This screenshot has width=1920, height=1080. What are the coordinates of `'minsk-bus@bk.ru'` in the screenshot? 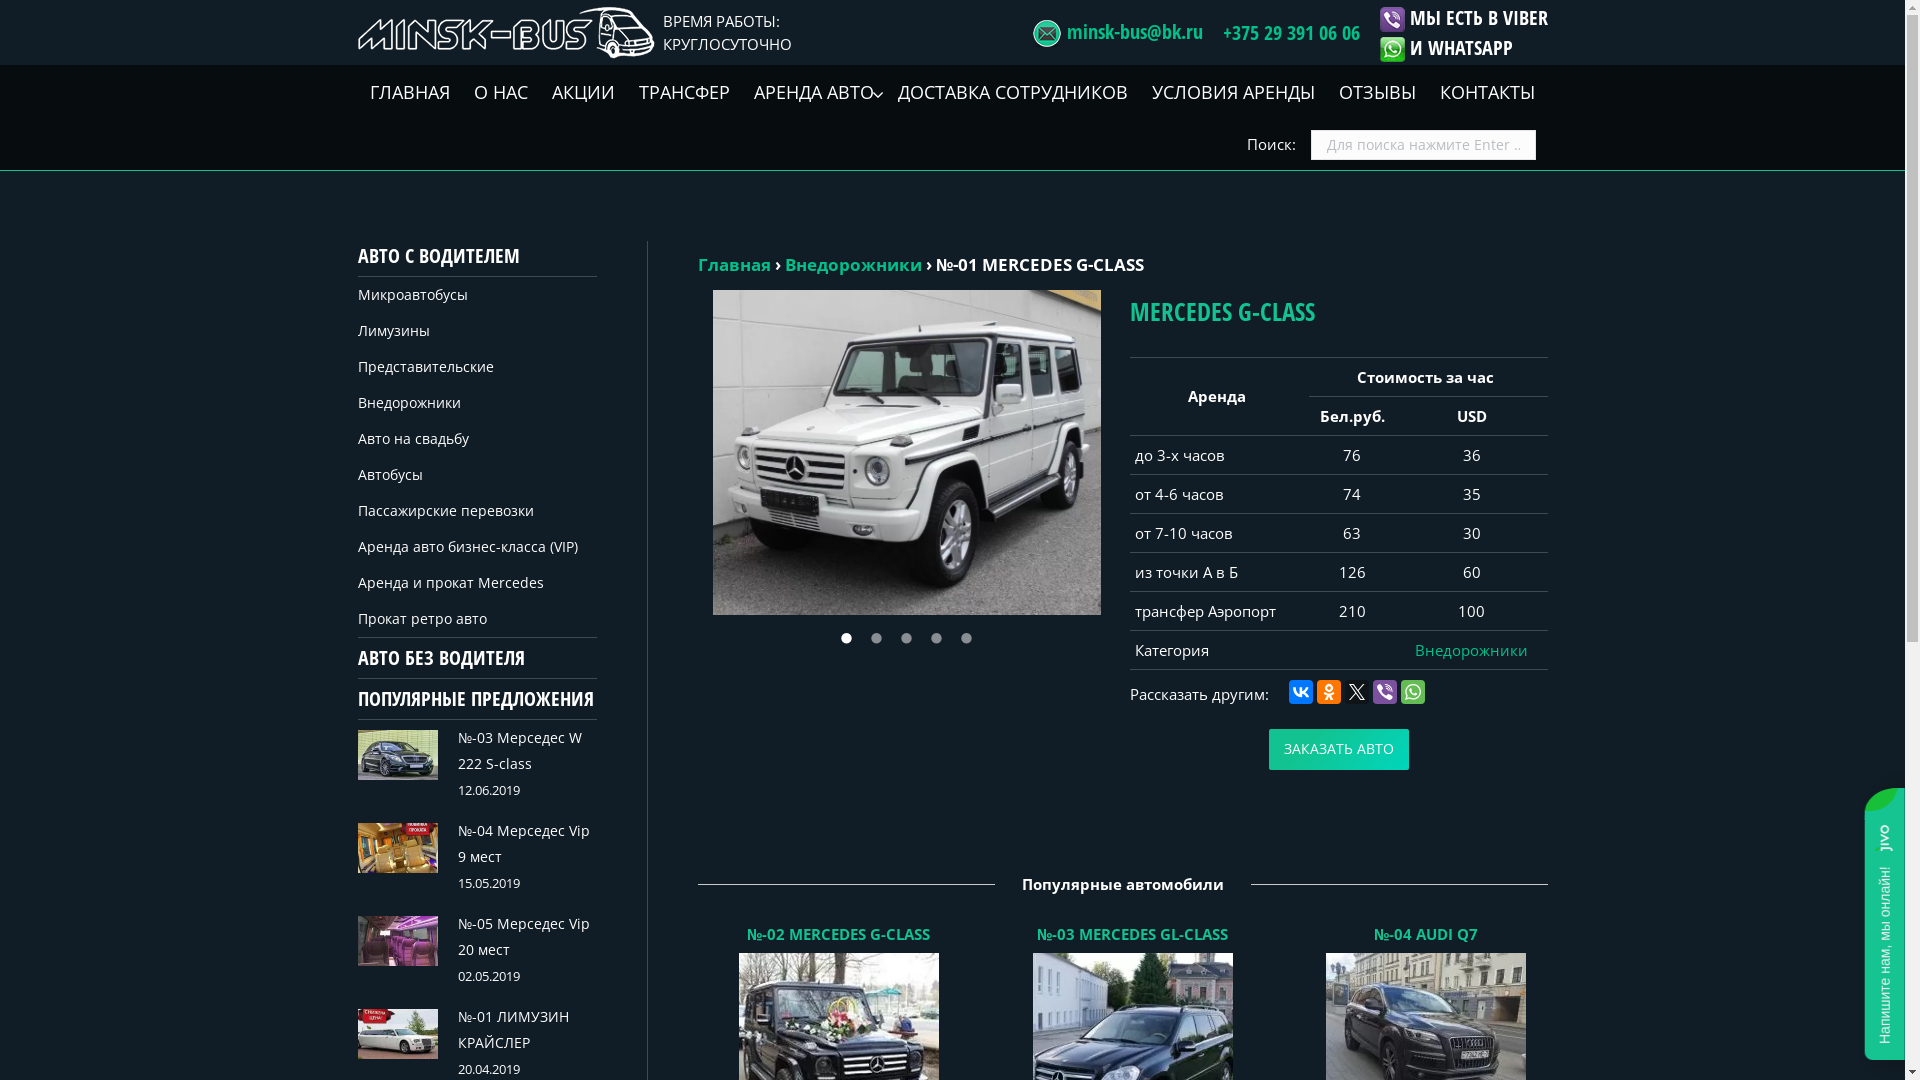 It's located at (1133, 31).